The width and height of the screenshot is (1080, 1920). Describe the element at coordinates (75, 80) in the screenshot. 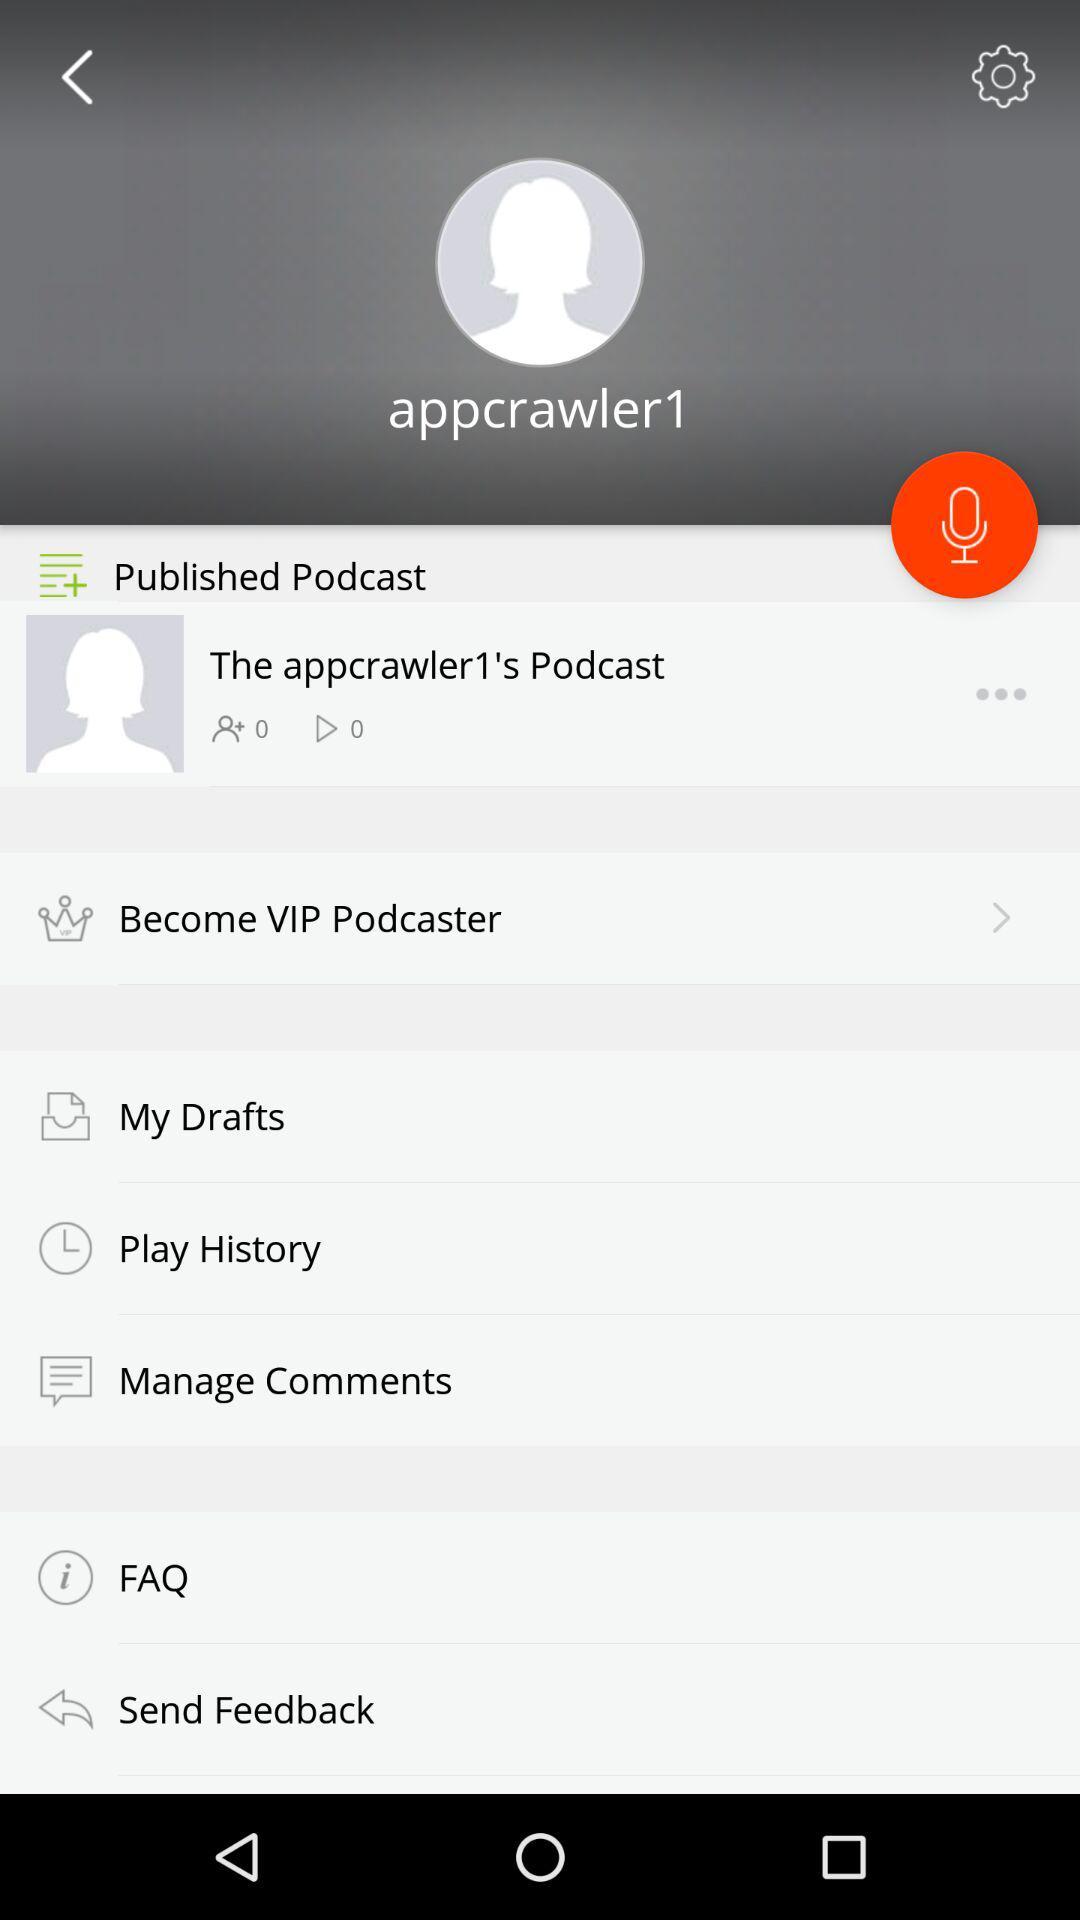

I see `the arrow_backward icon` at that location.